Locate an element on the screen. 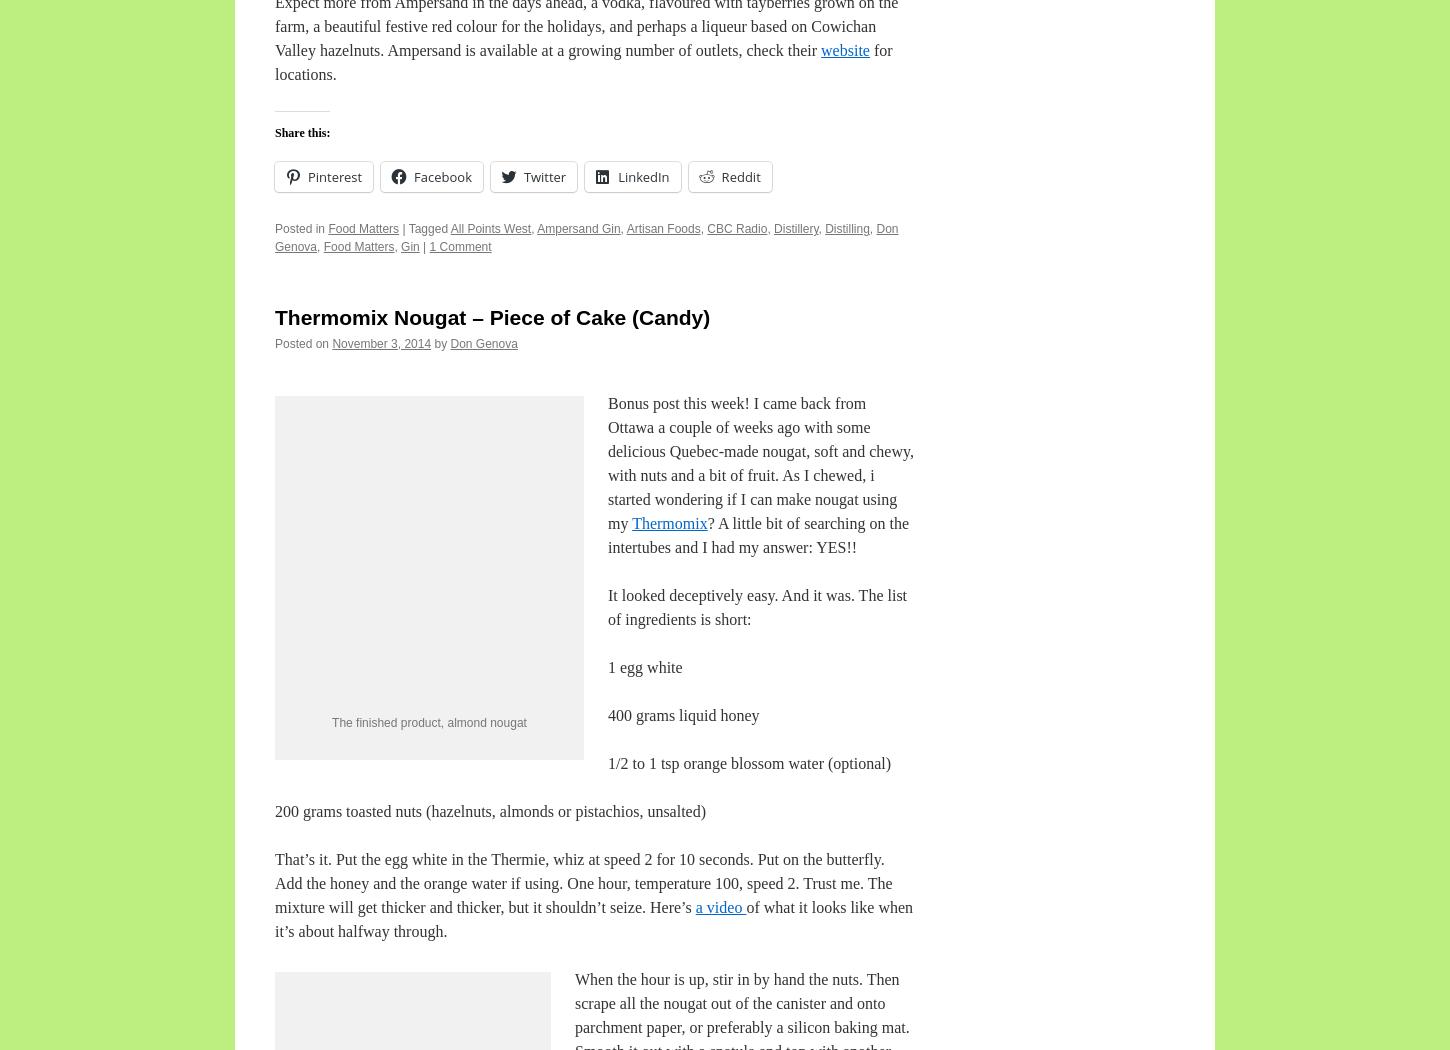 The width and height of the screenshot is (1450, 1050). 'All Points West' is located at coordinates (490, 229).